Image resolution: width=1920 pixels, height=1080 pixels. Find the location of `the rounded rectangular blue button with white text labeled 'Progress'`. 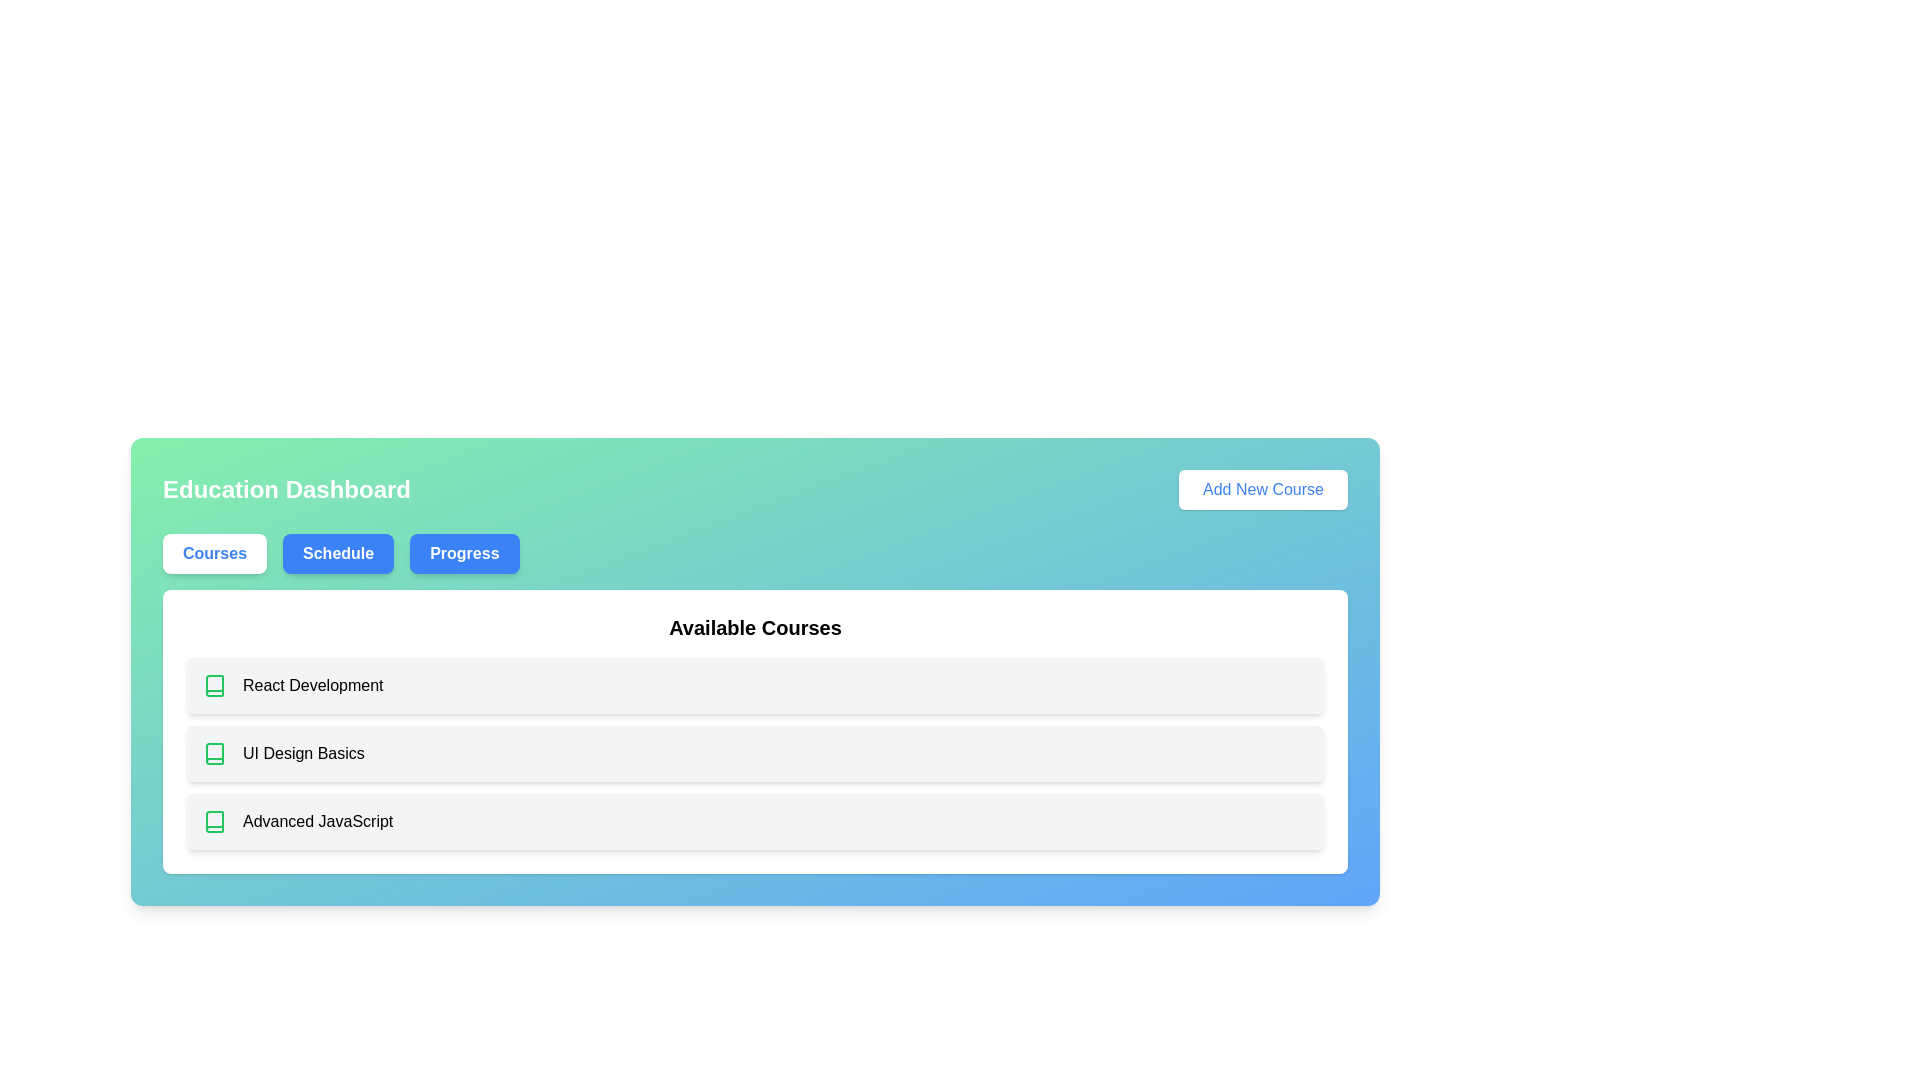

the rounded rectangular blue button with white text labeled 'Progress' is located at coordinates (463, 554).